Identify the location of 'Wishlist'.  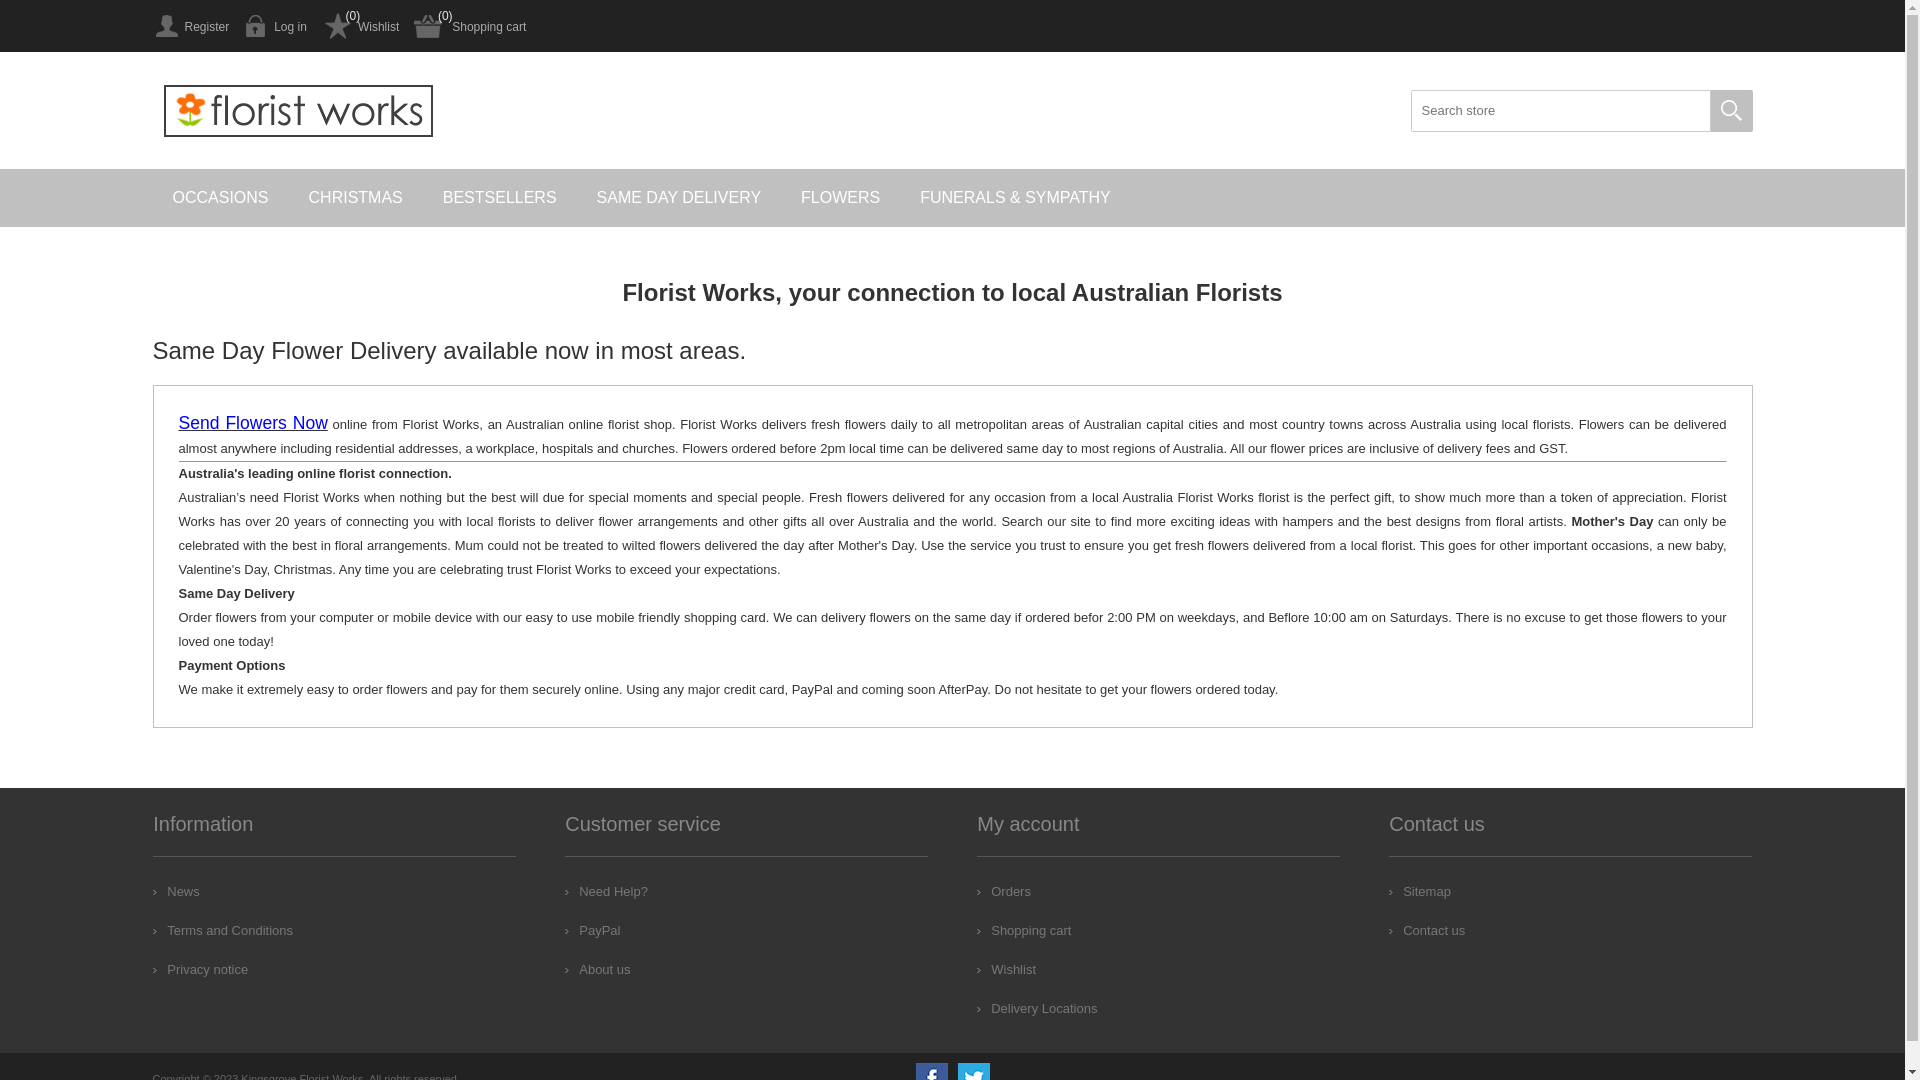
(360, 26).